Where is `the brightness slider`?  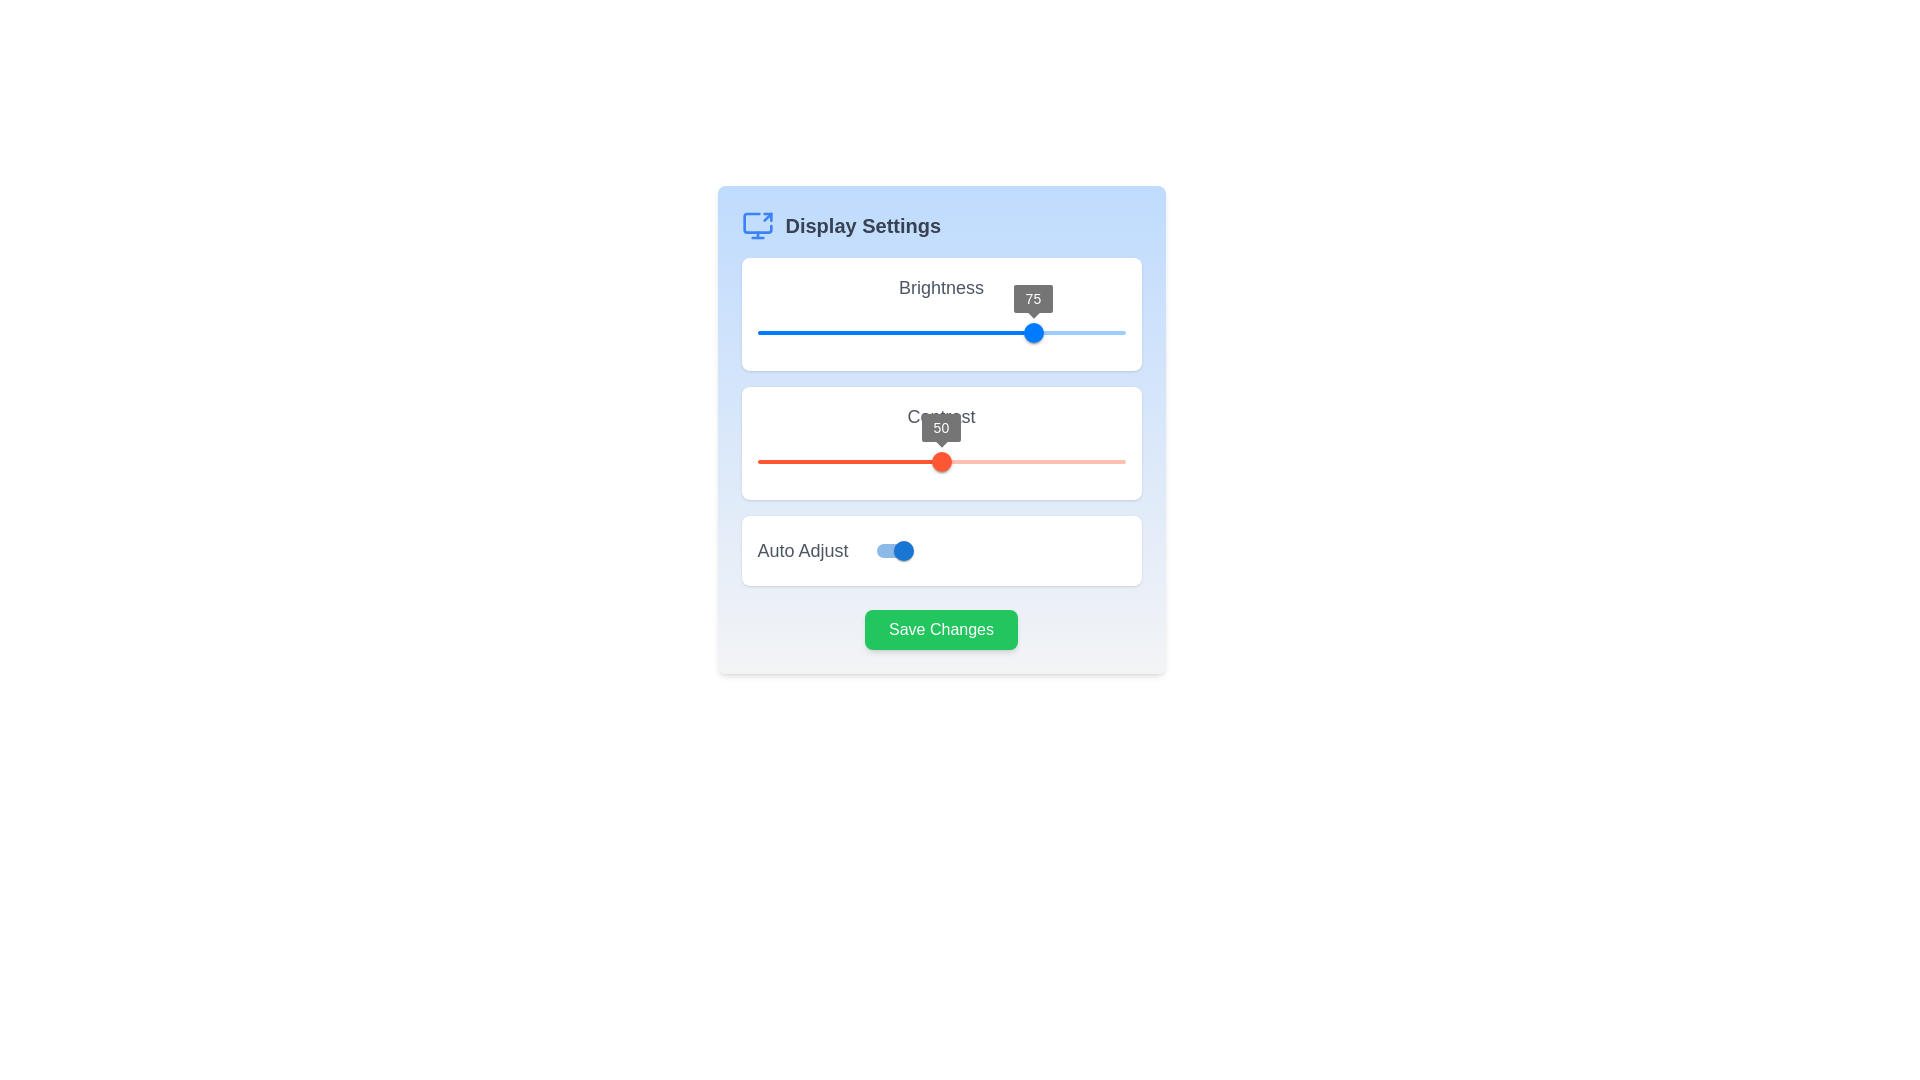
the brightness slider is located at coordinates (933, 331).